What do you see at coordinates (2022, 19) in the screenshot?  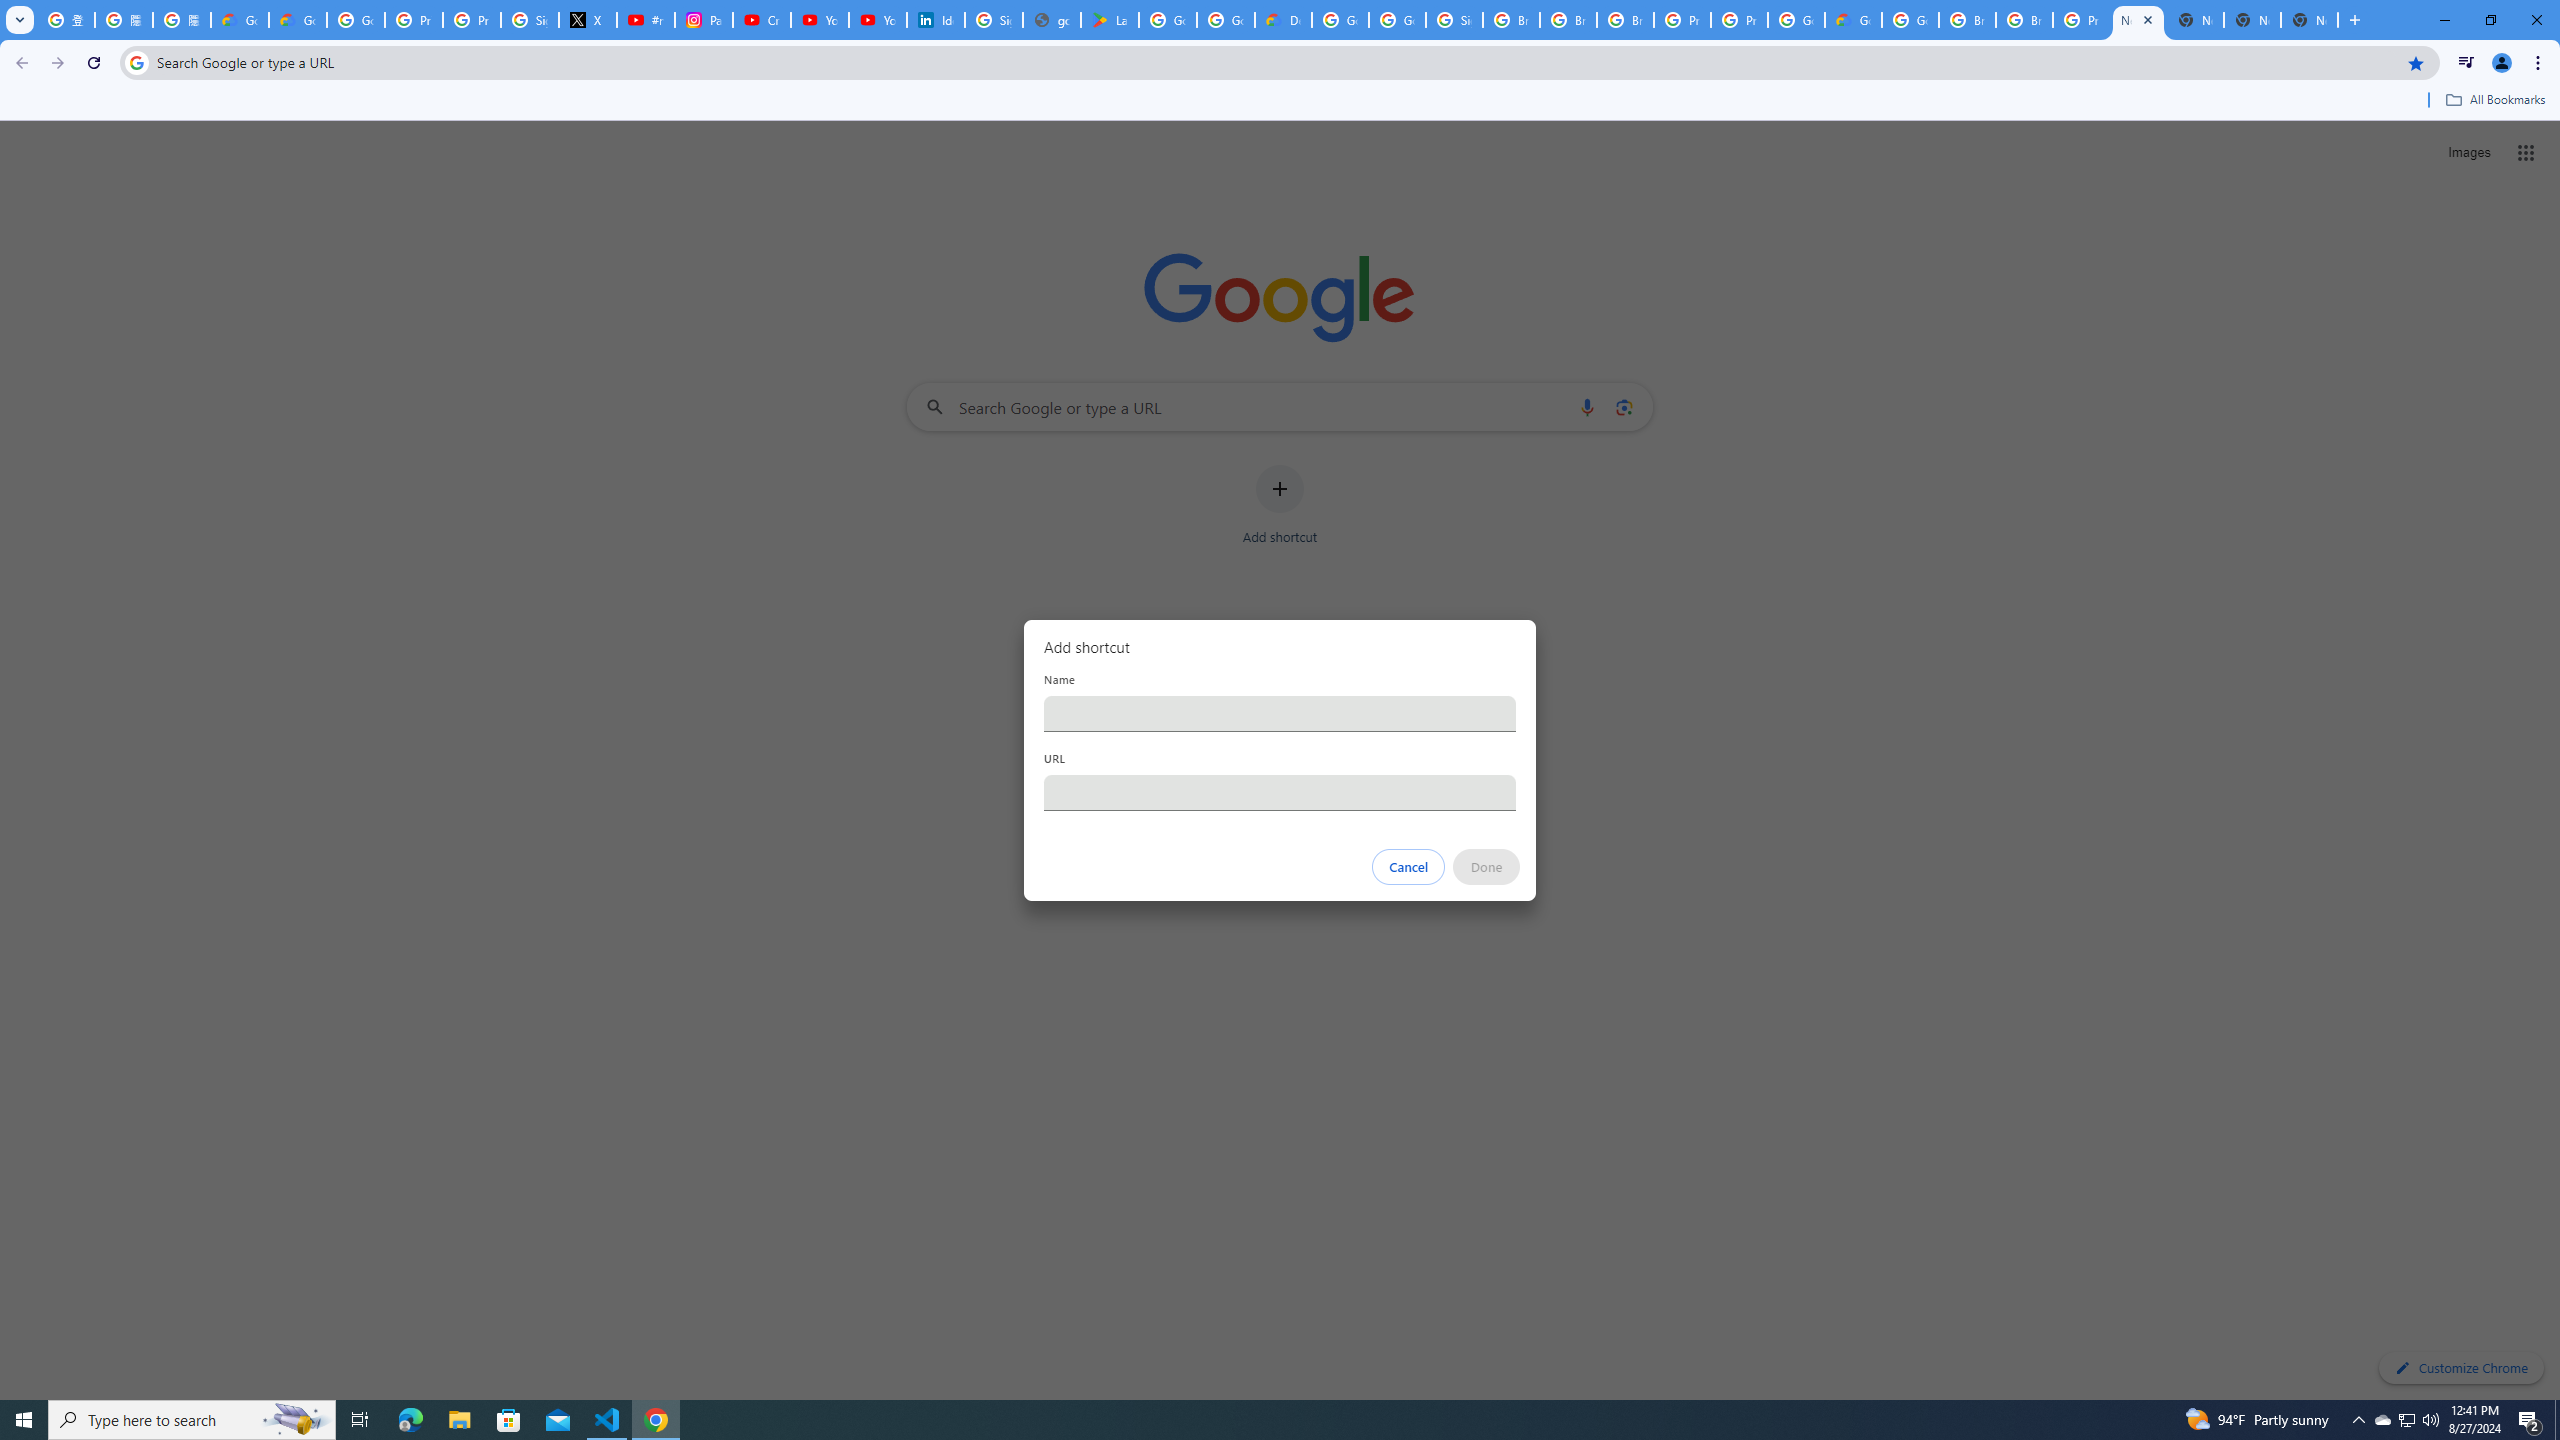 I see `'Browse Chrome as a guest - Computer - Google Chrome Help'` at bounding box center [2022, 19].